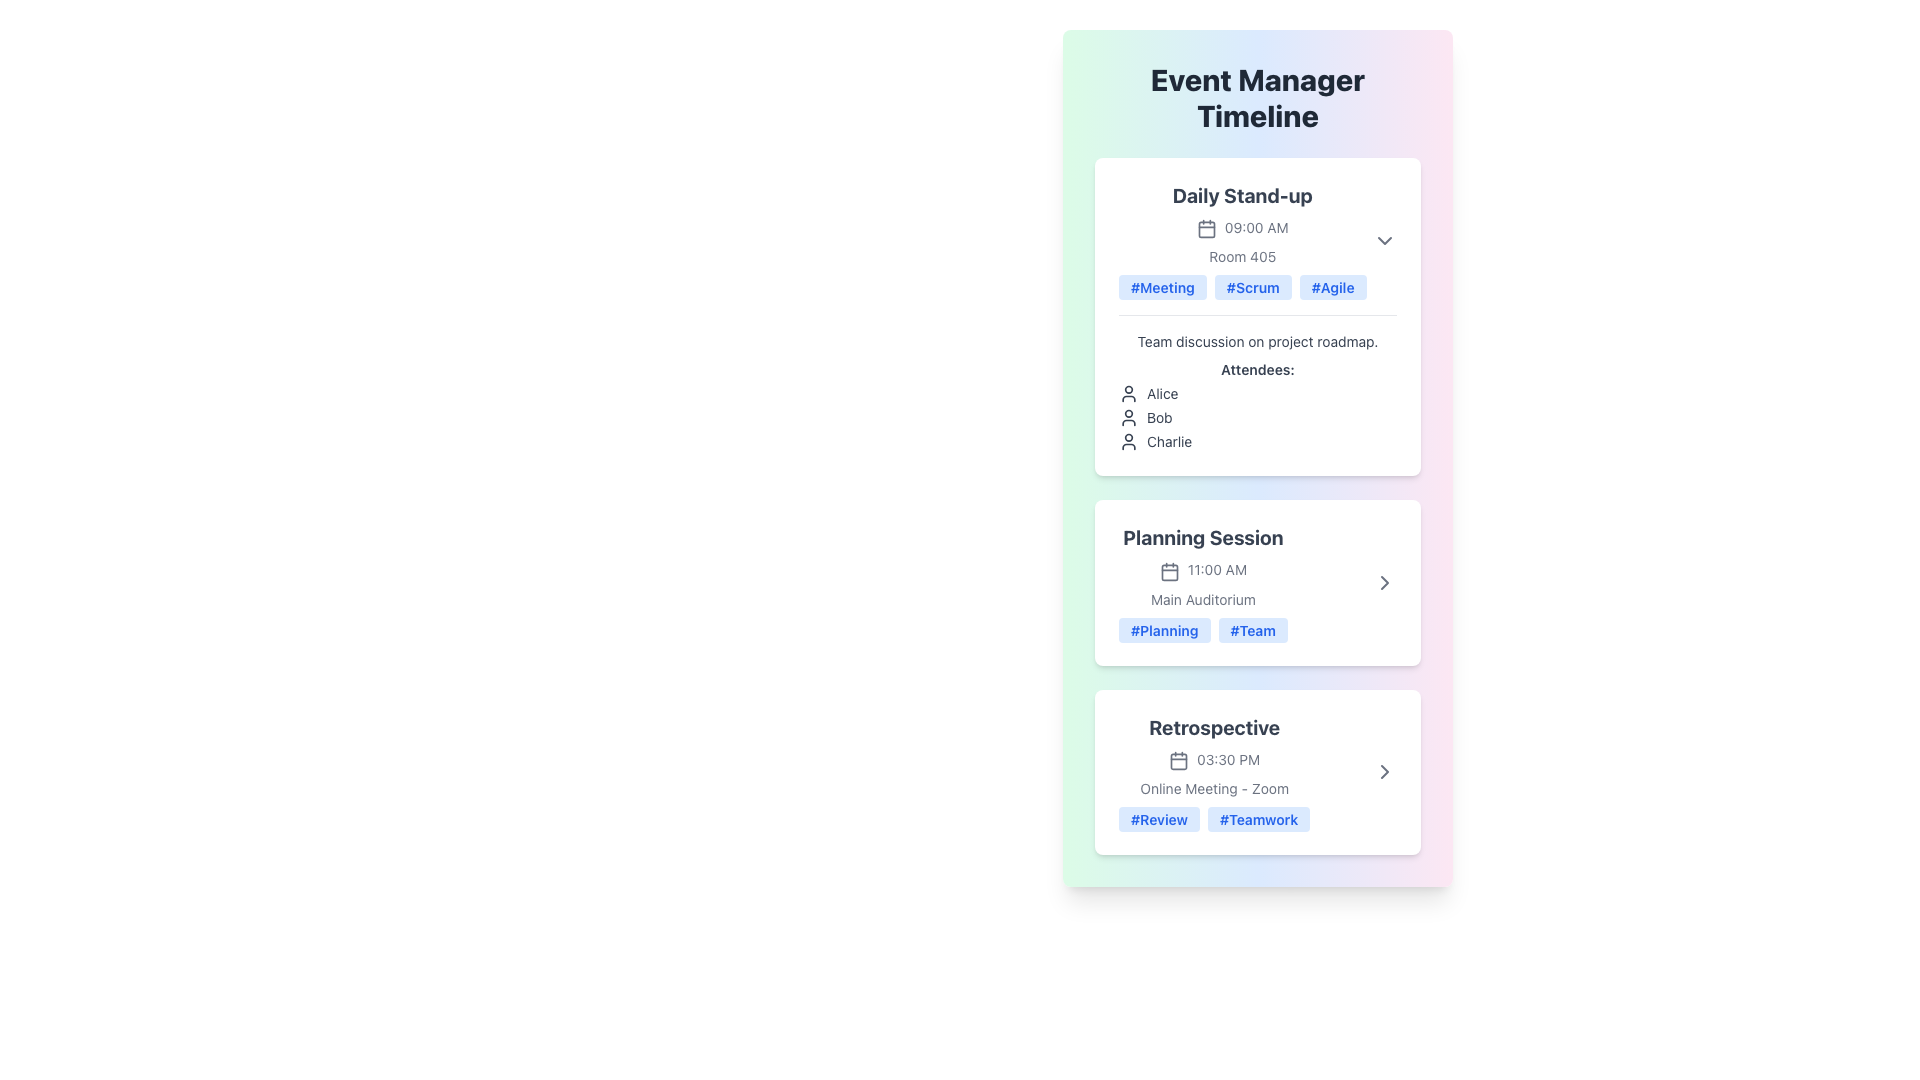 The width and height of the screenshot is (1920, 1080). I want to click on the small rectangular box with rounded edges inside the calendar icon, which is located next to the '11:00 AM' text in the 'Planning Session' section, so click(1169, 572).